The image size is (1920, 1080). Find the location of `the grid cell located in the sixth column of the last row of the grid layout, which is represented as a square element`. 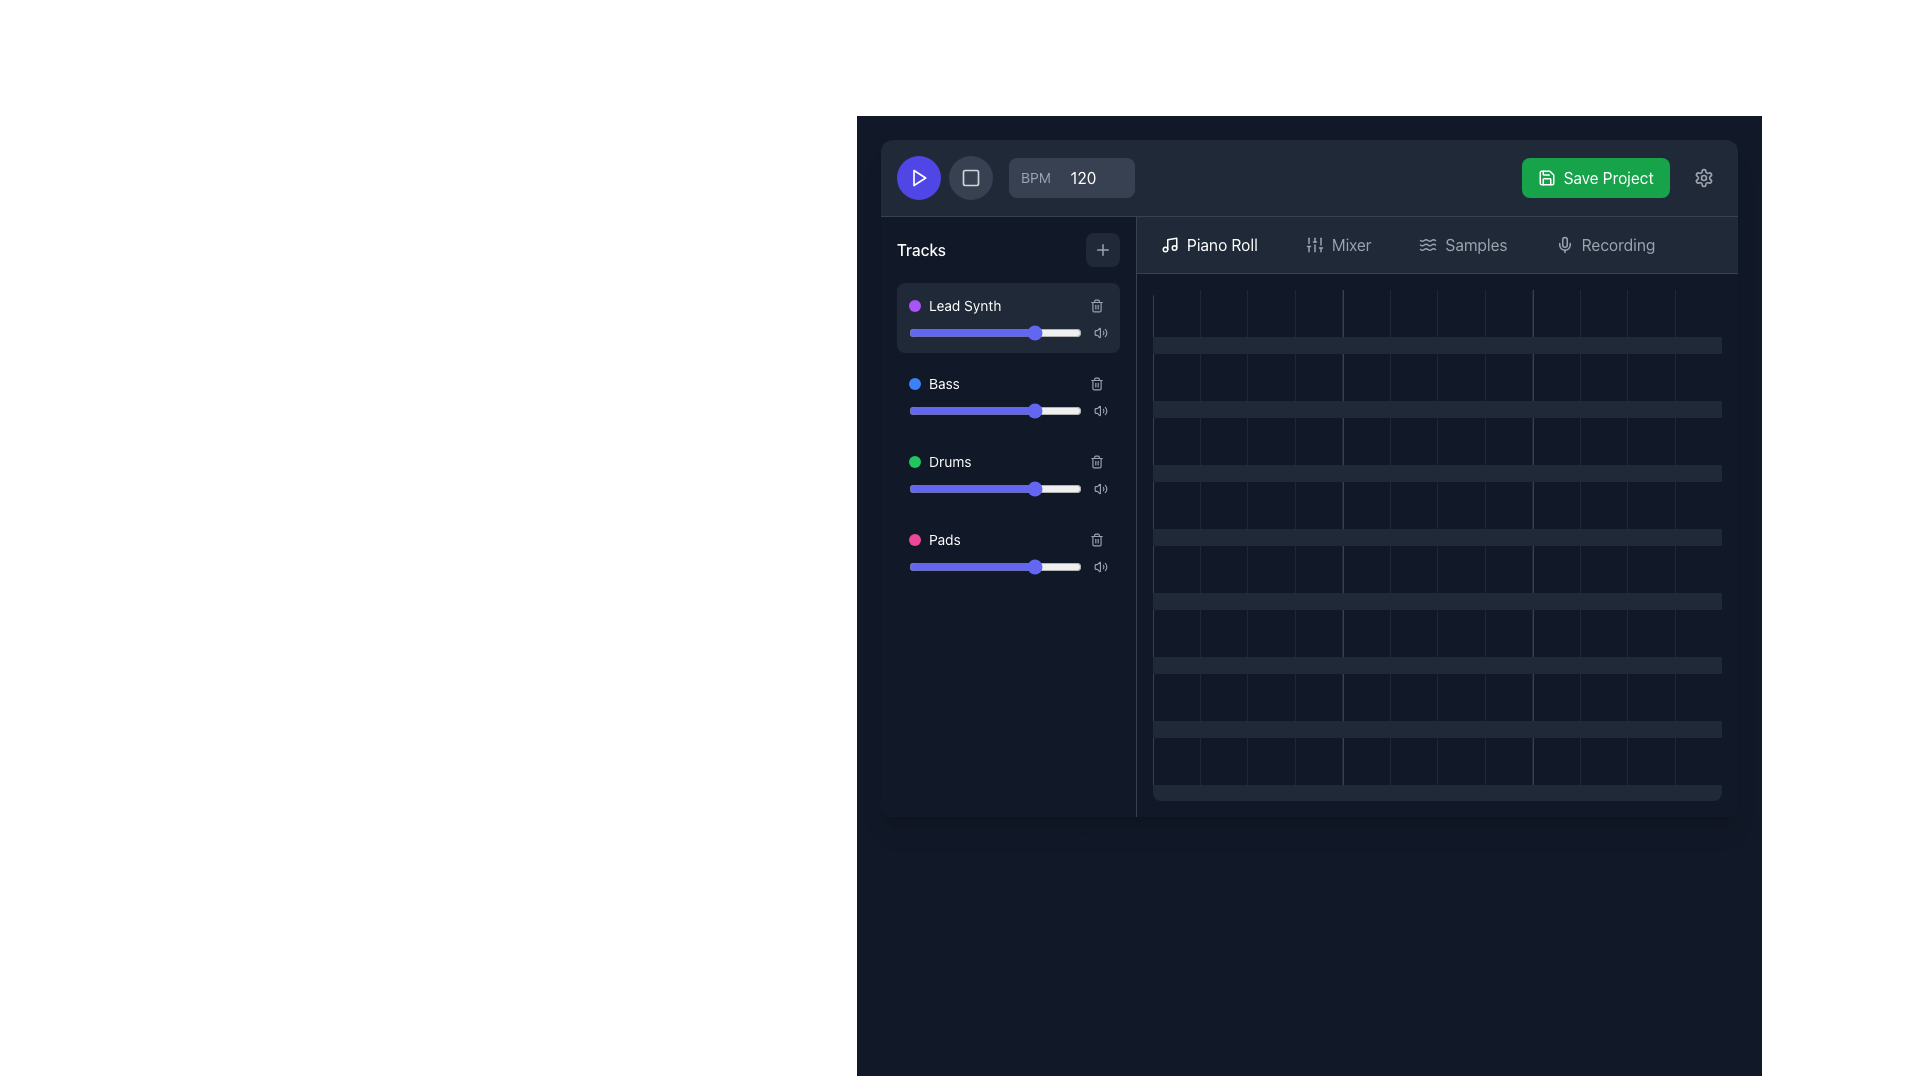

the grid cell located in the sixth column of the last row of the grid layout, which is represented as a square element is located at coordinates (1412, 696).